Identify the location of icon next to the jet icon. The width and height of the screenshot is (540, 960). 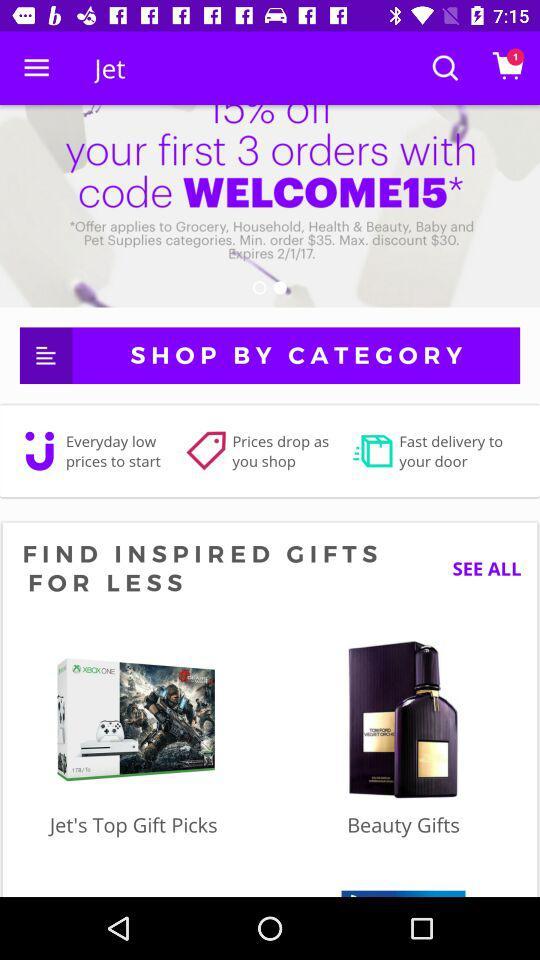
(36, 68).